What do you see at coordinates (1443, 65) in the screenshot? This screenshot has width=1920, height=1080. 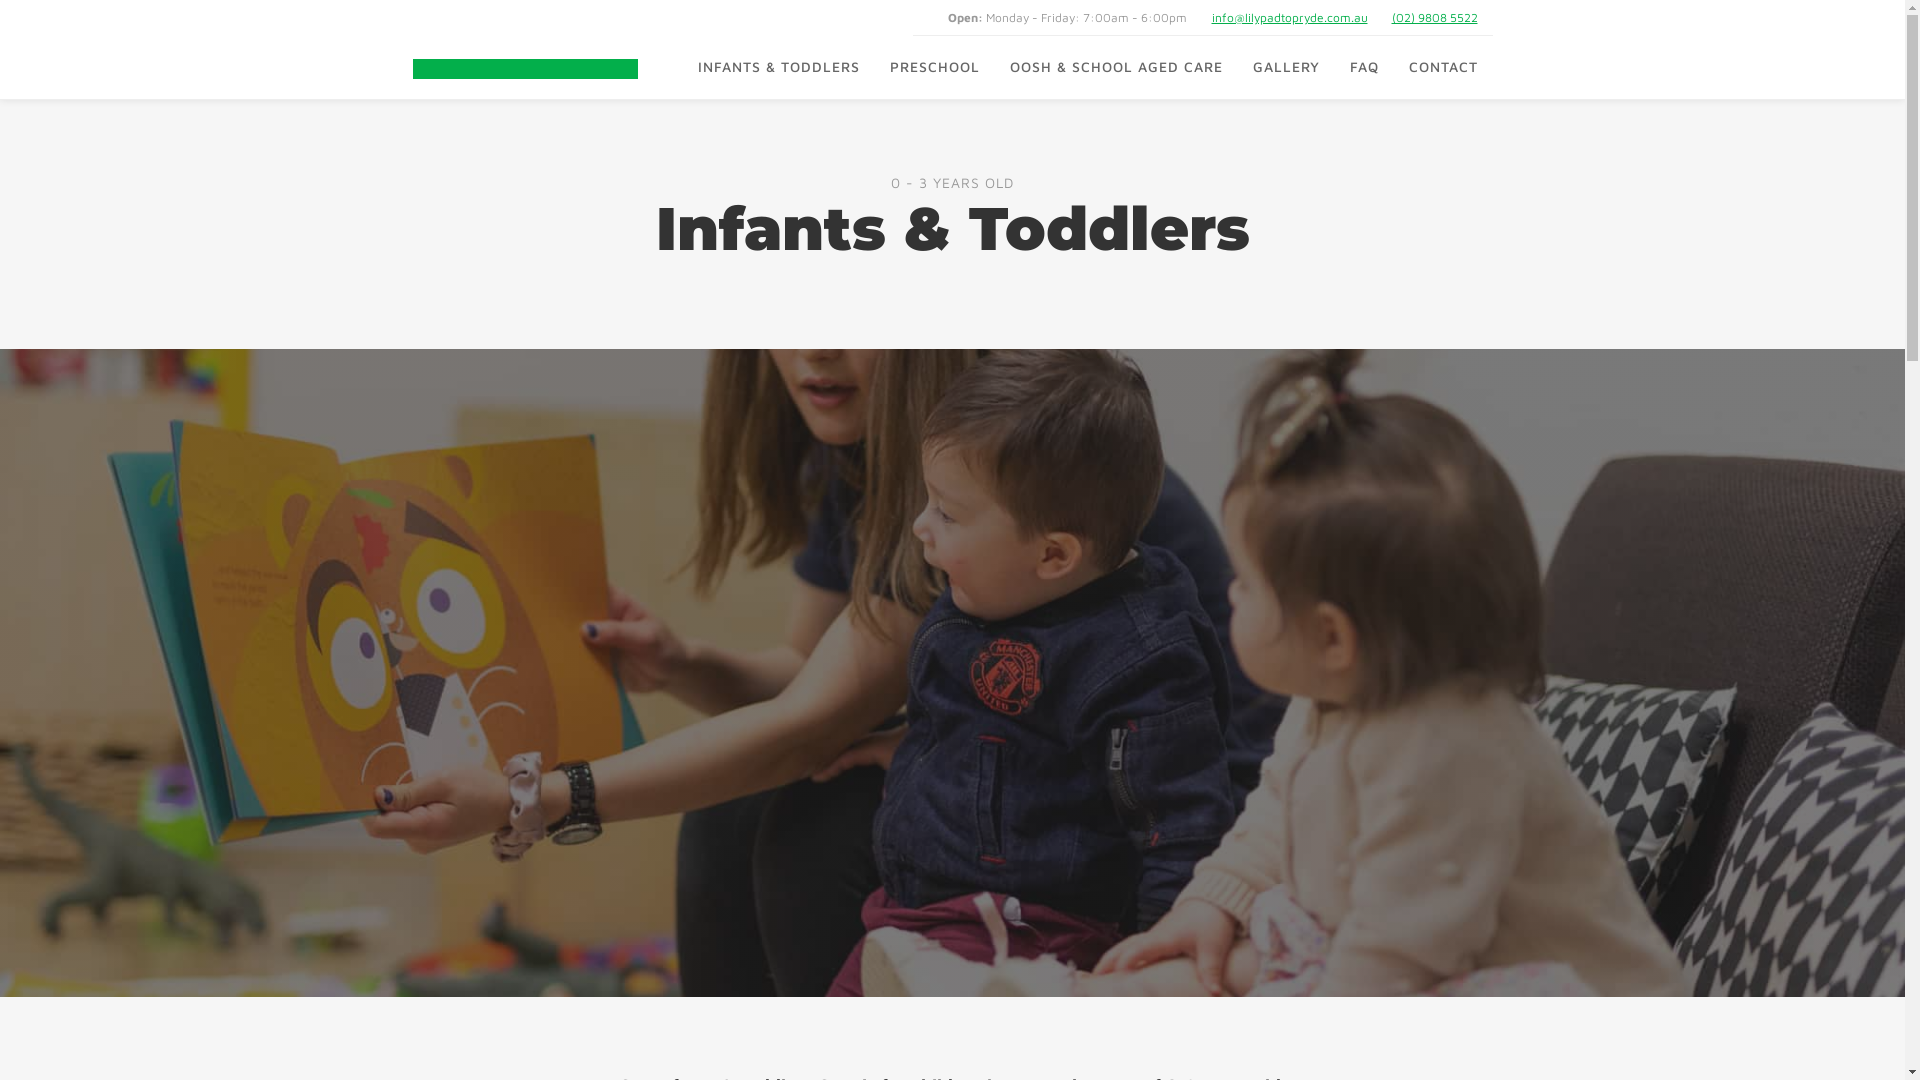 I see `'CONTACT'` at bounding box center [1443, 65].